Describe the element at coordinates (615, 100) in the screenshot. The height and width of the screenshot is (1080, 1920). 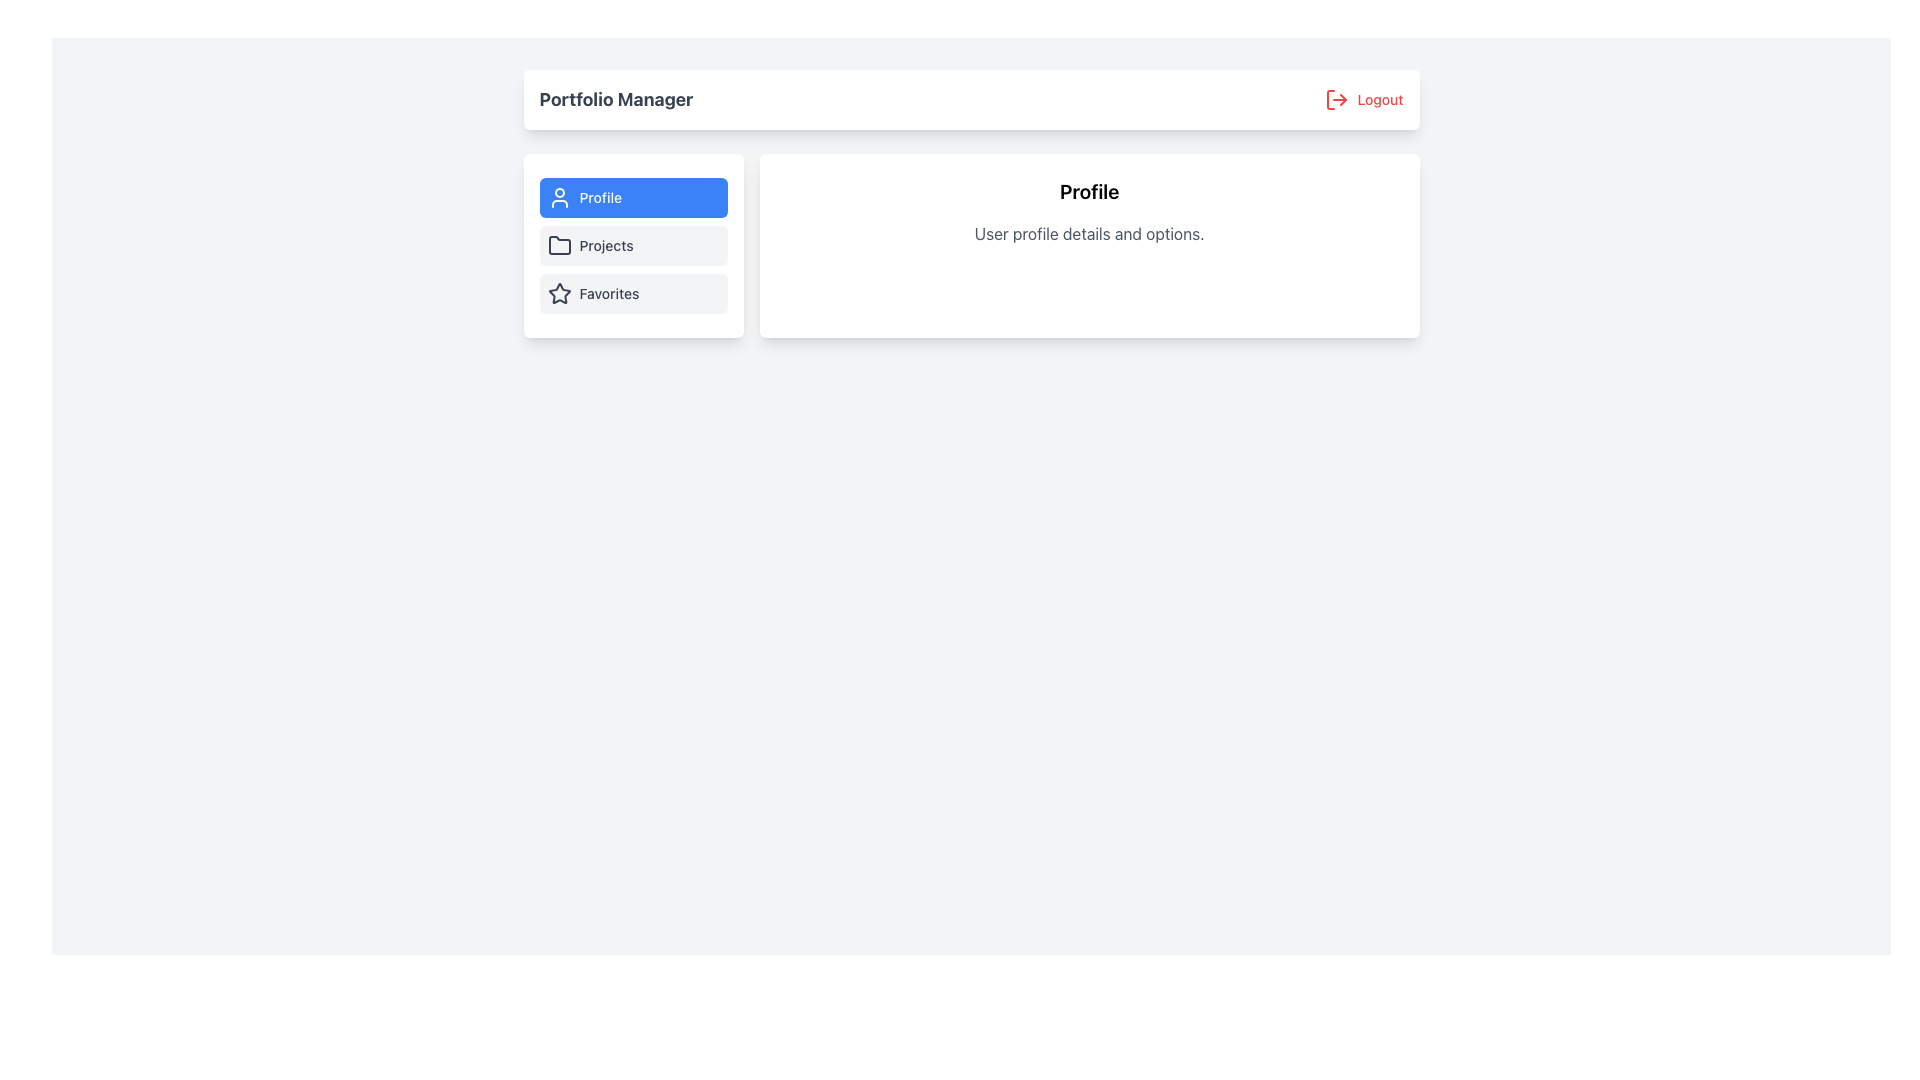
I see `the 'Portfolio Manager' text label, which is a bold and large gray font label located in the top-left section of the header bar, to the left of the 'Logout' button` at that location.